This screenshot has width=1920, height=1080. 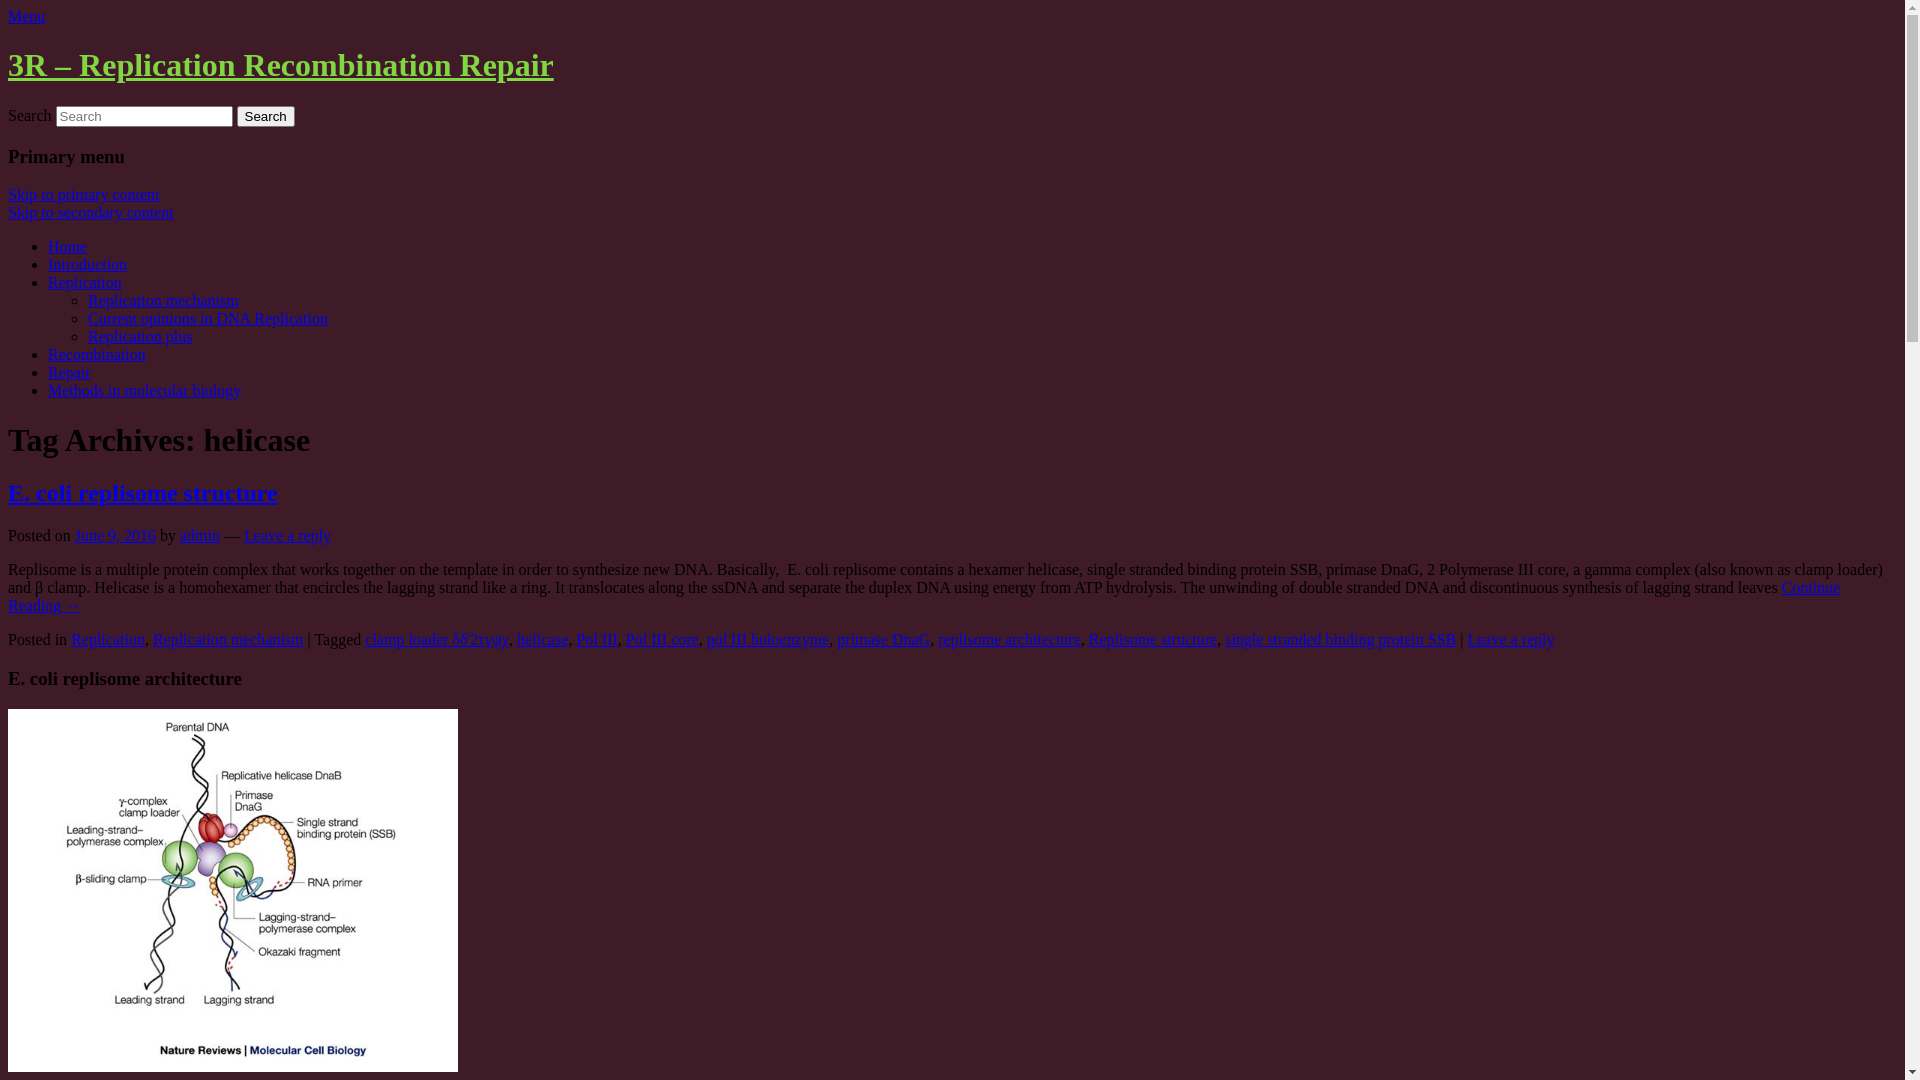 What do you see at coordinates (200, 534) in the screenshot?
I see `'admin'` at bounding box center [200, 534].